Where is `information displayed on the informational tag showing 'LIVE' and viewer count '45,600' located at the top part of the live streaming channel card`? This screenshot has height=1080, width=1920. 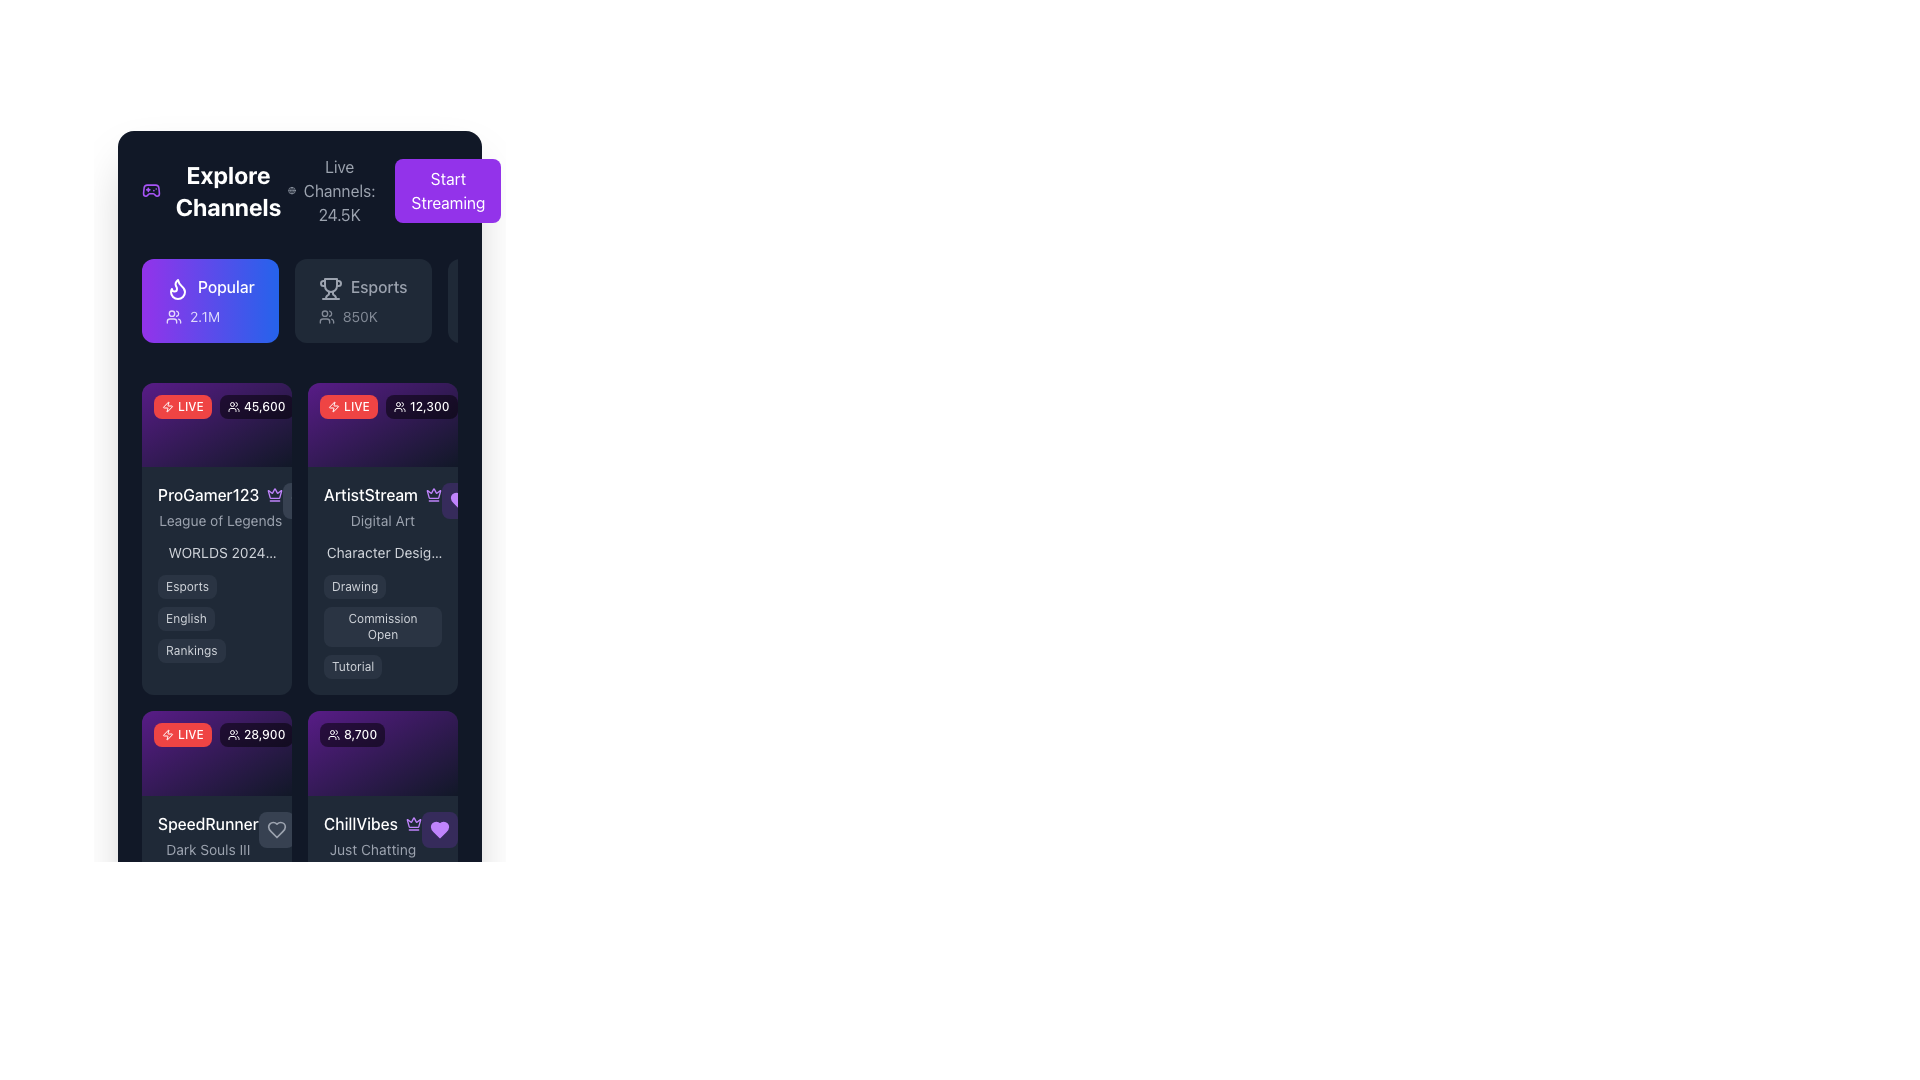 information displayed on the informational tag showing 'LIVE' and viewer count '45,600' located at the top part of the live streaming channel card is located at coordinates (216, 423).